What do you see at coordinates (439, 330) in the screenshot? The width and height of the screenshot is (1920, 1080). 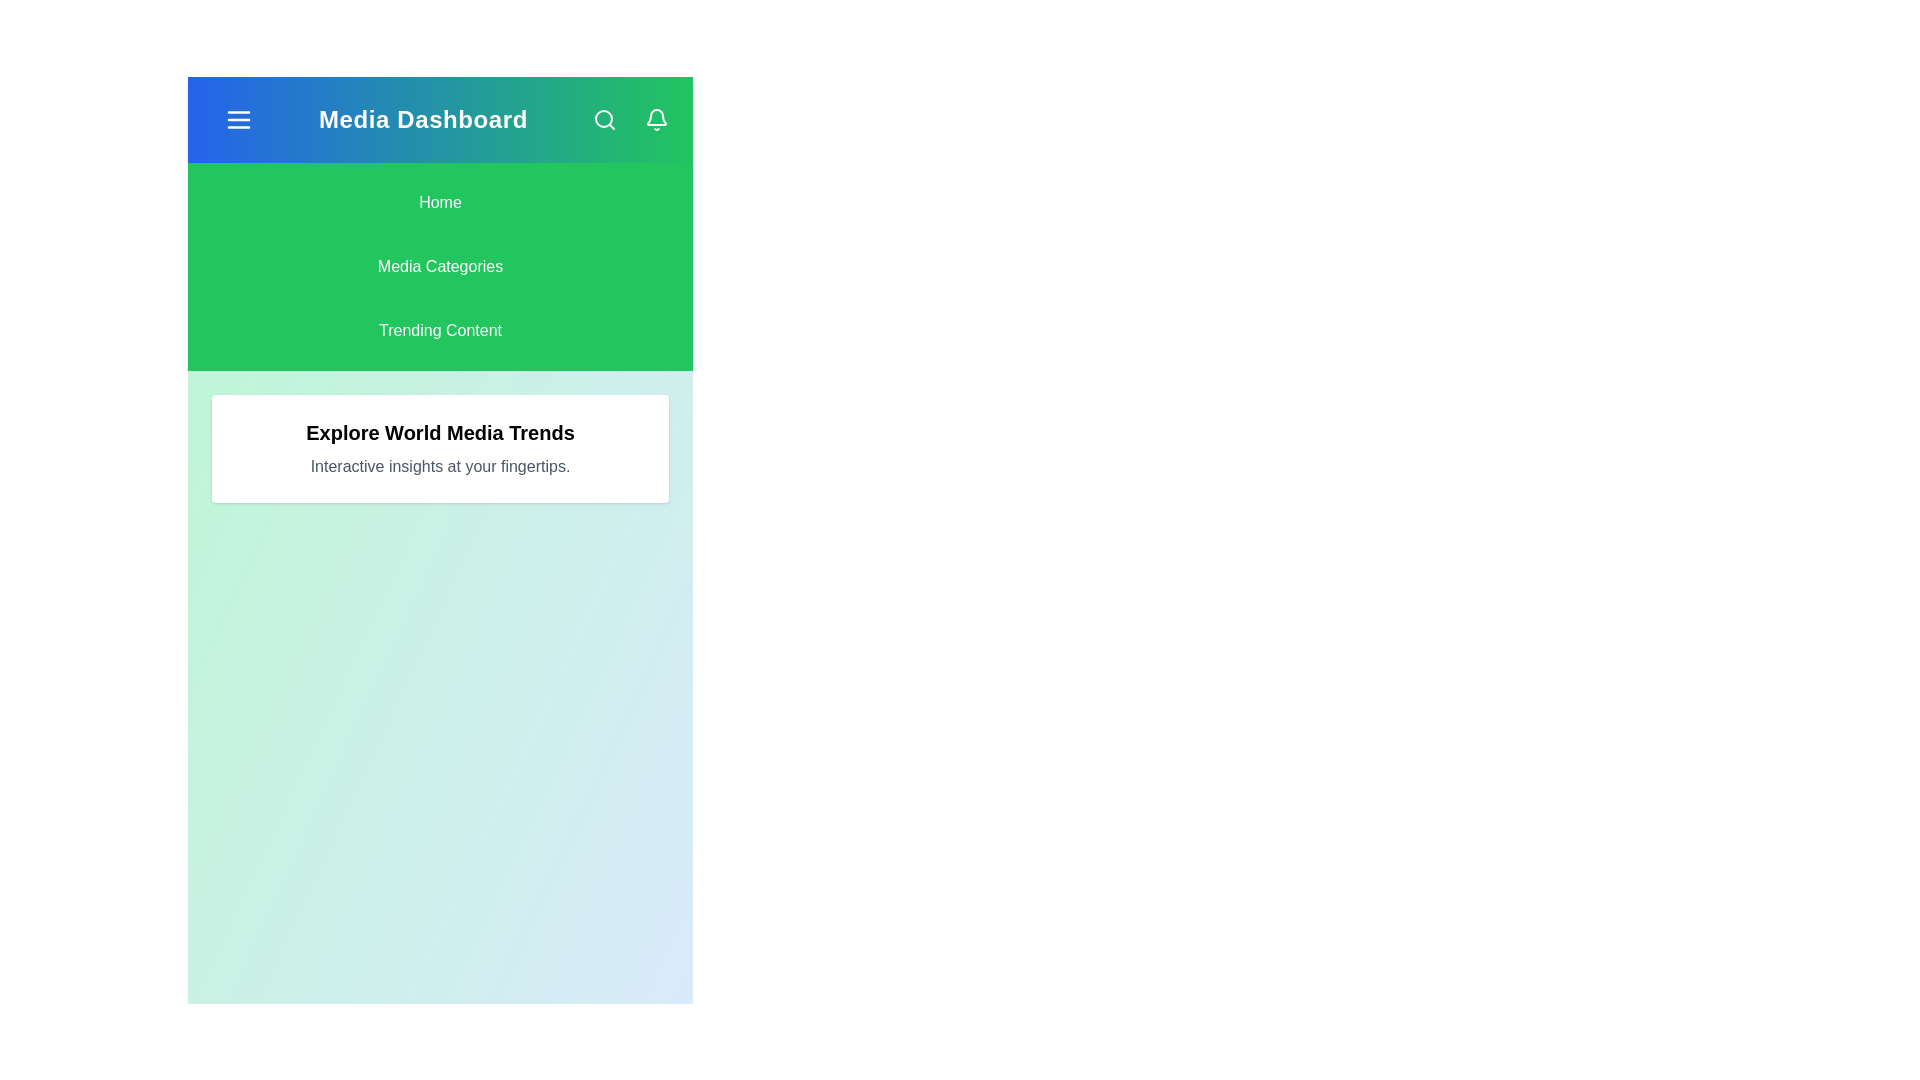 I see `the navigation menu item Trending Content` at bounding box center [439, 330].